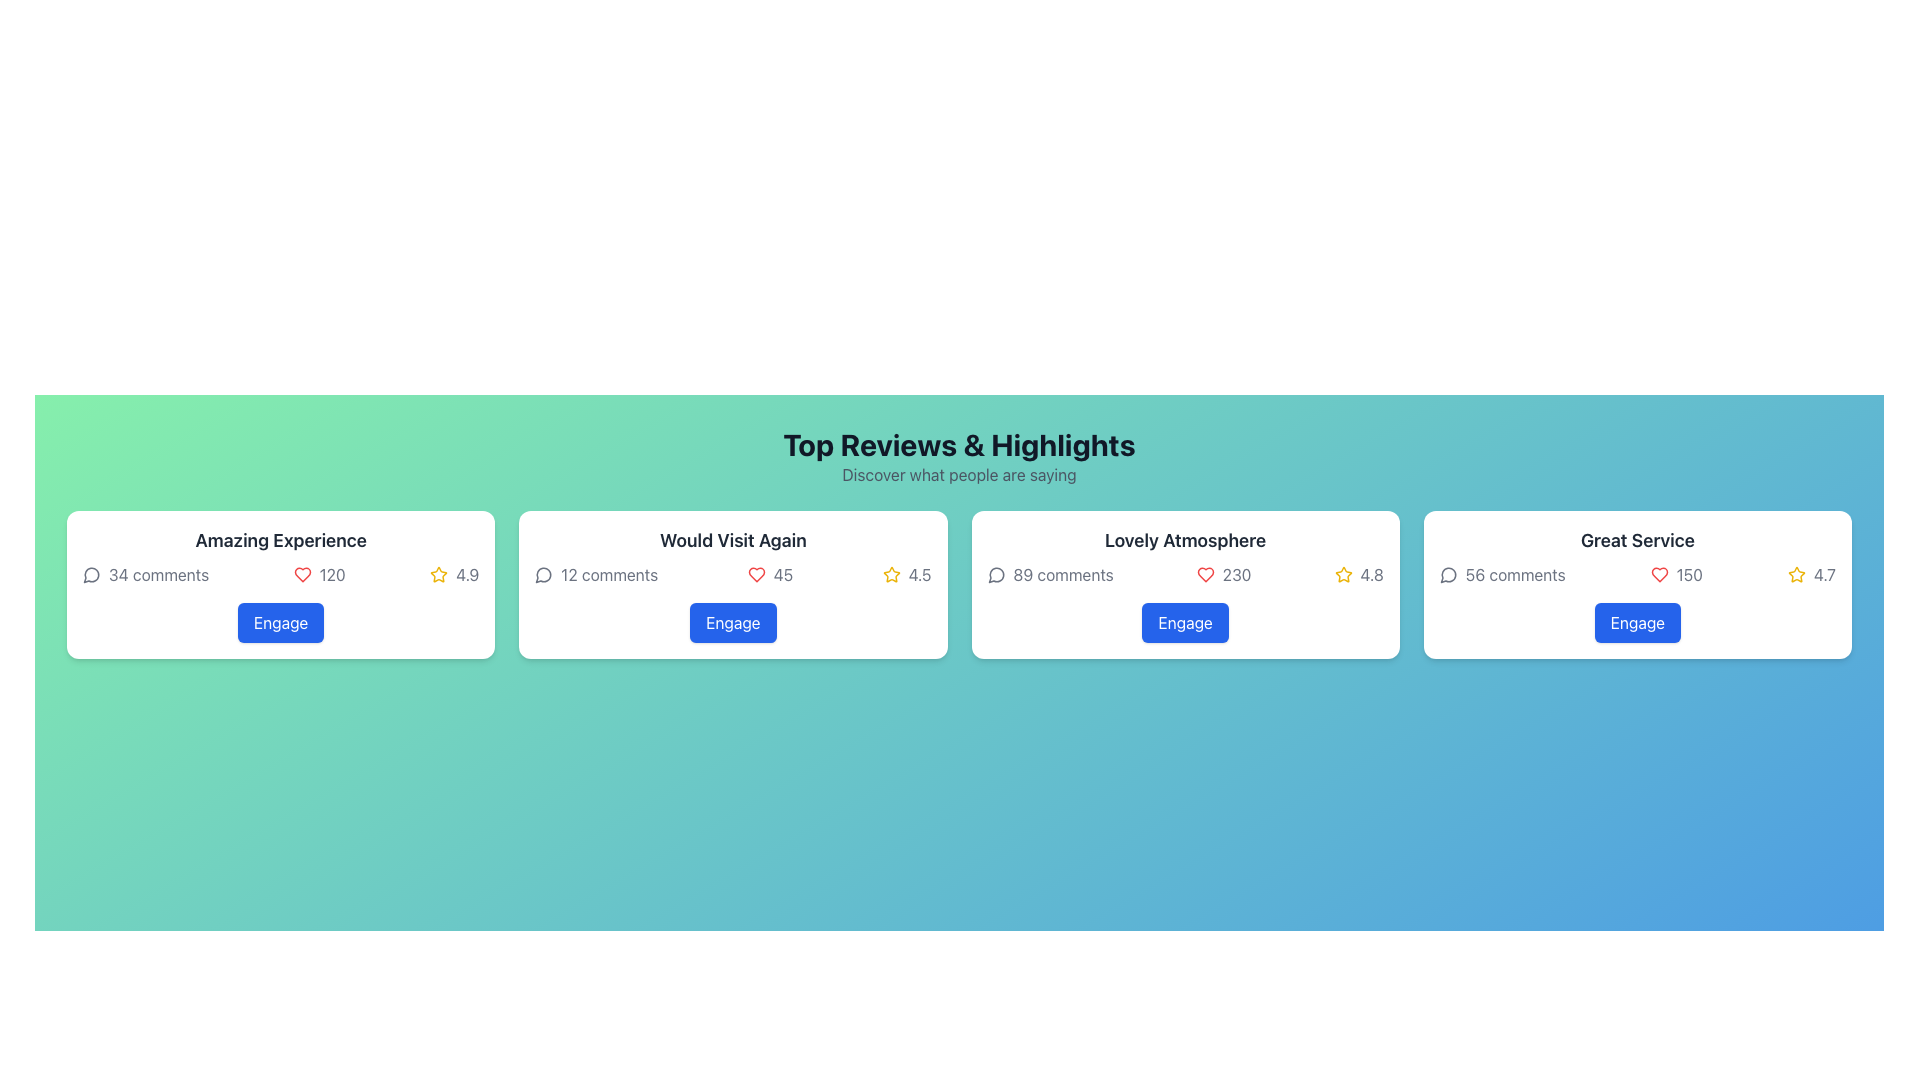  I want to click on the 'Engage' button, which is a blue rectangular button with rounded corners located at the bottom-center of the 'Amazing Experience' card, so click(280, 622).